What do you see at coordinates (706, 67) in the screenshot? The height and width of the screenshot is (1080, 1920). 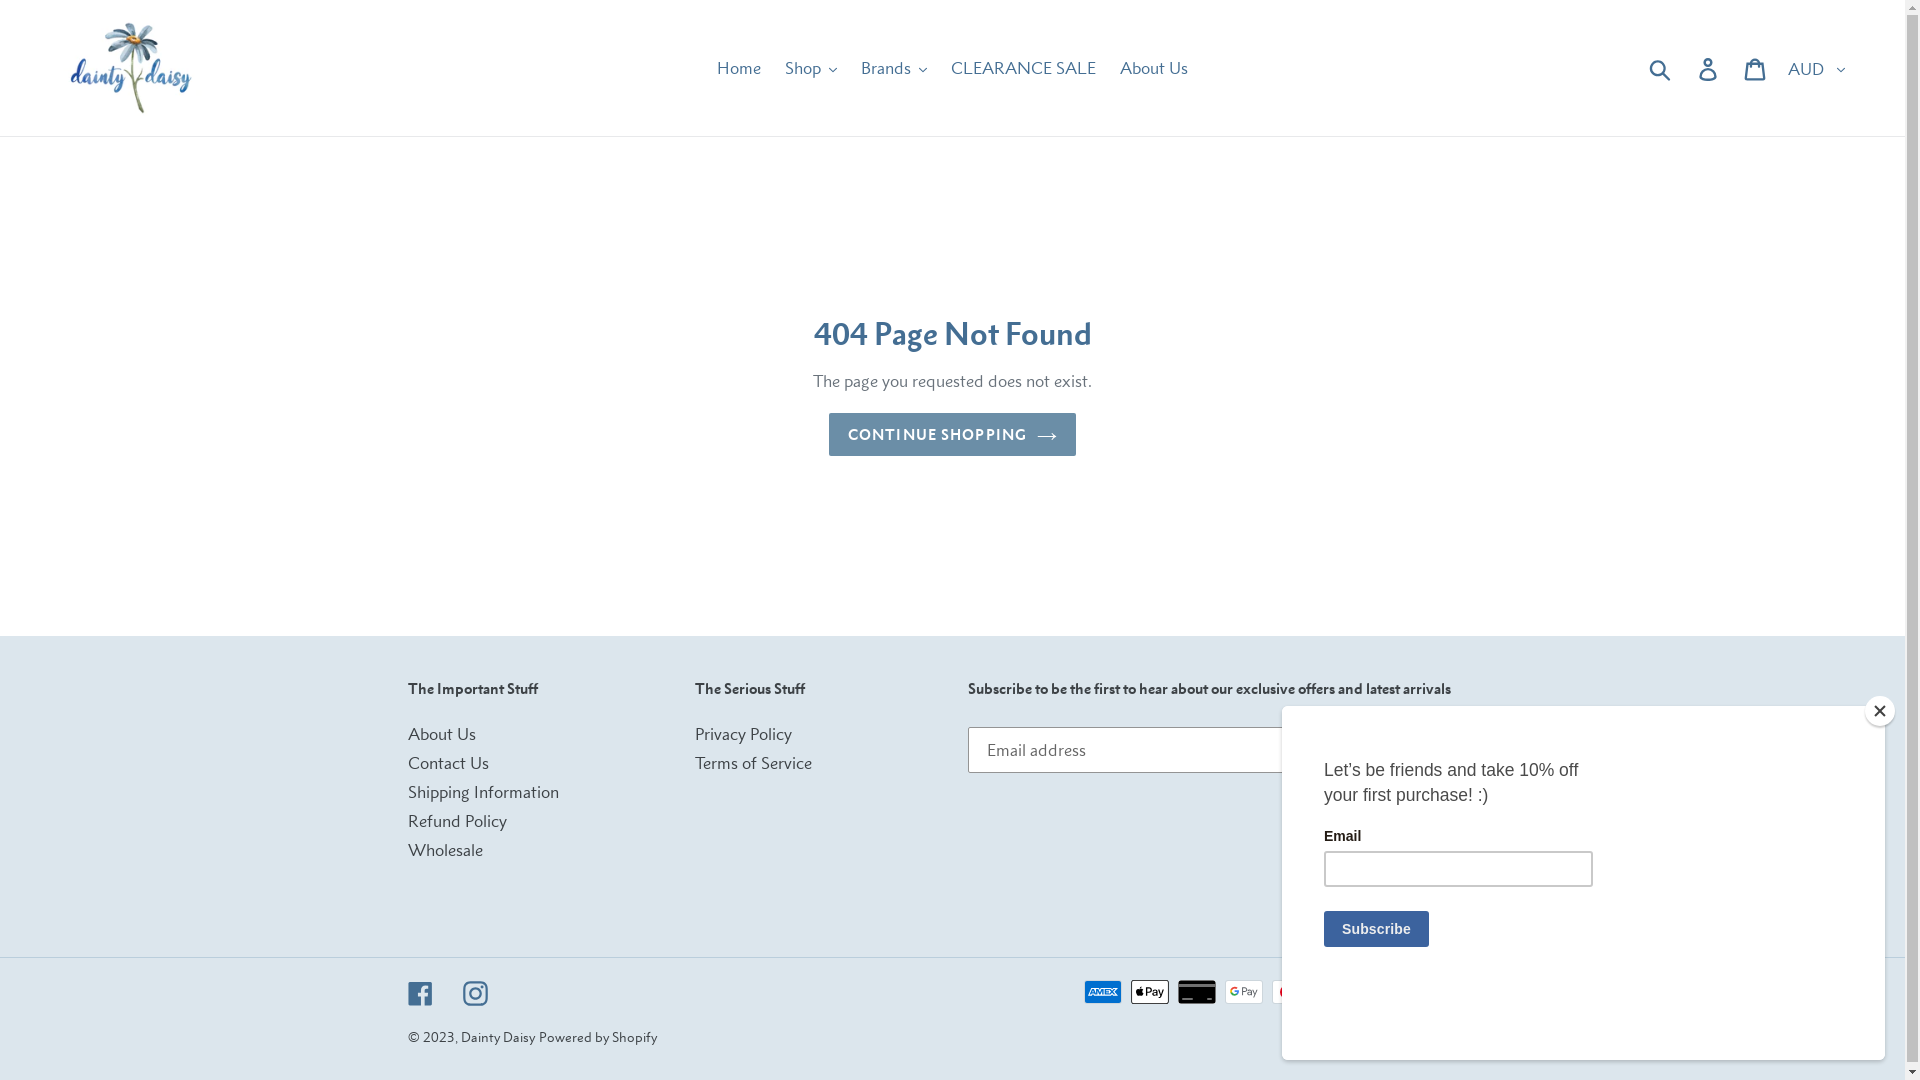 I see `'Home'` at bounding box center [706, 67].